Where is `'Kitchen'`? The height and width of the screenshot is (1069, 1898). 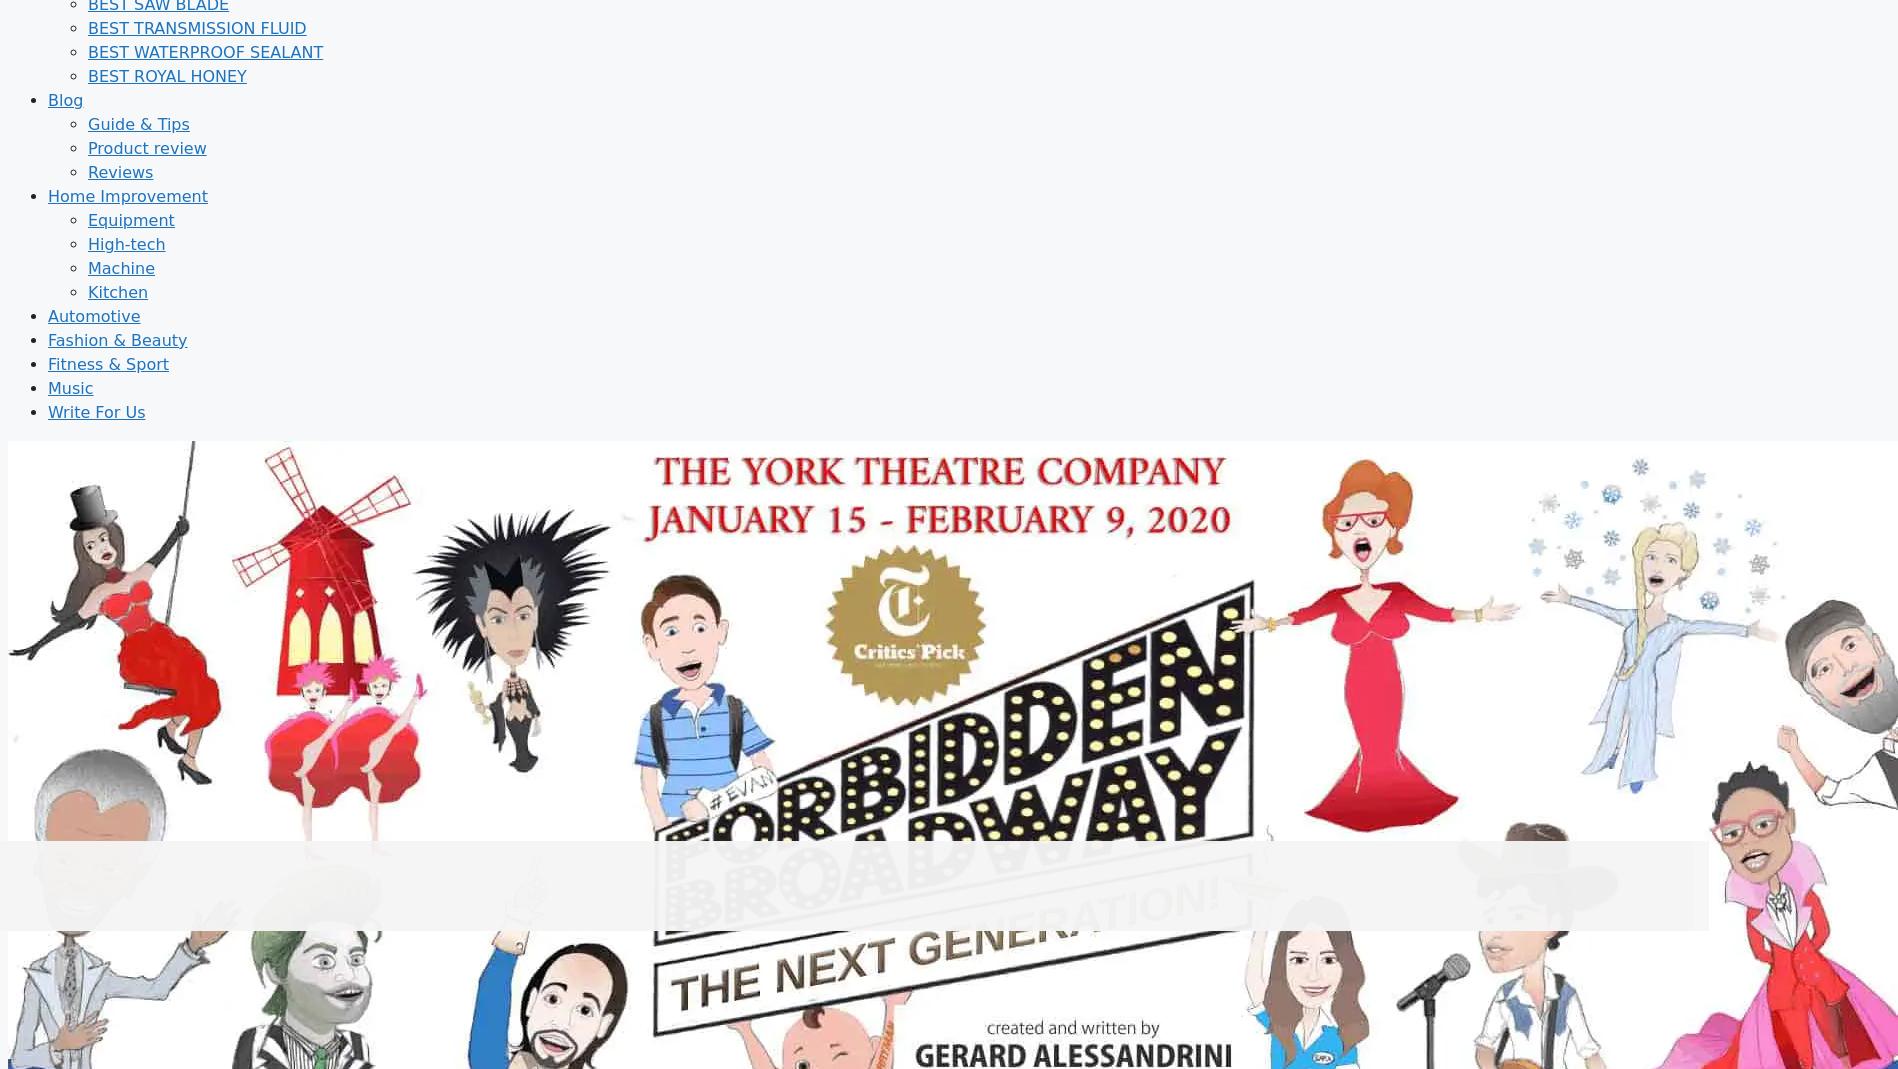 'Kitchen' is located at coordinates (118, 290).